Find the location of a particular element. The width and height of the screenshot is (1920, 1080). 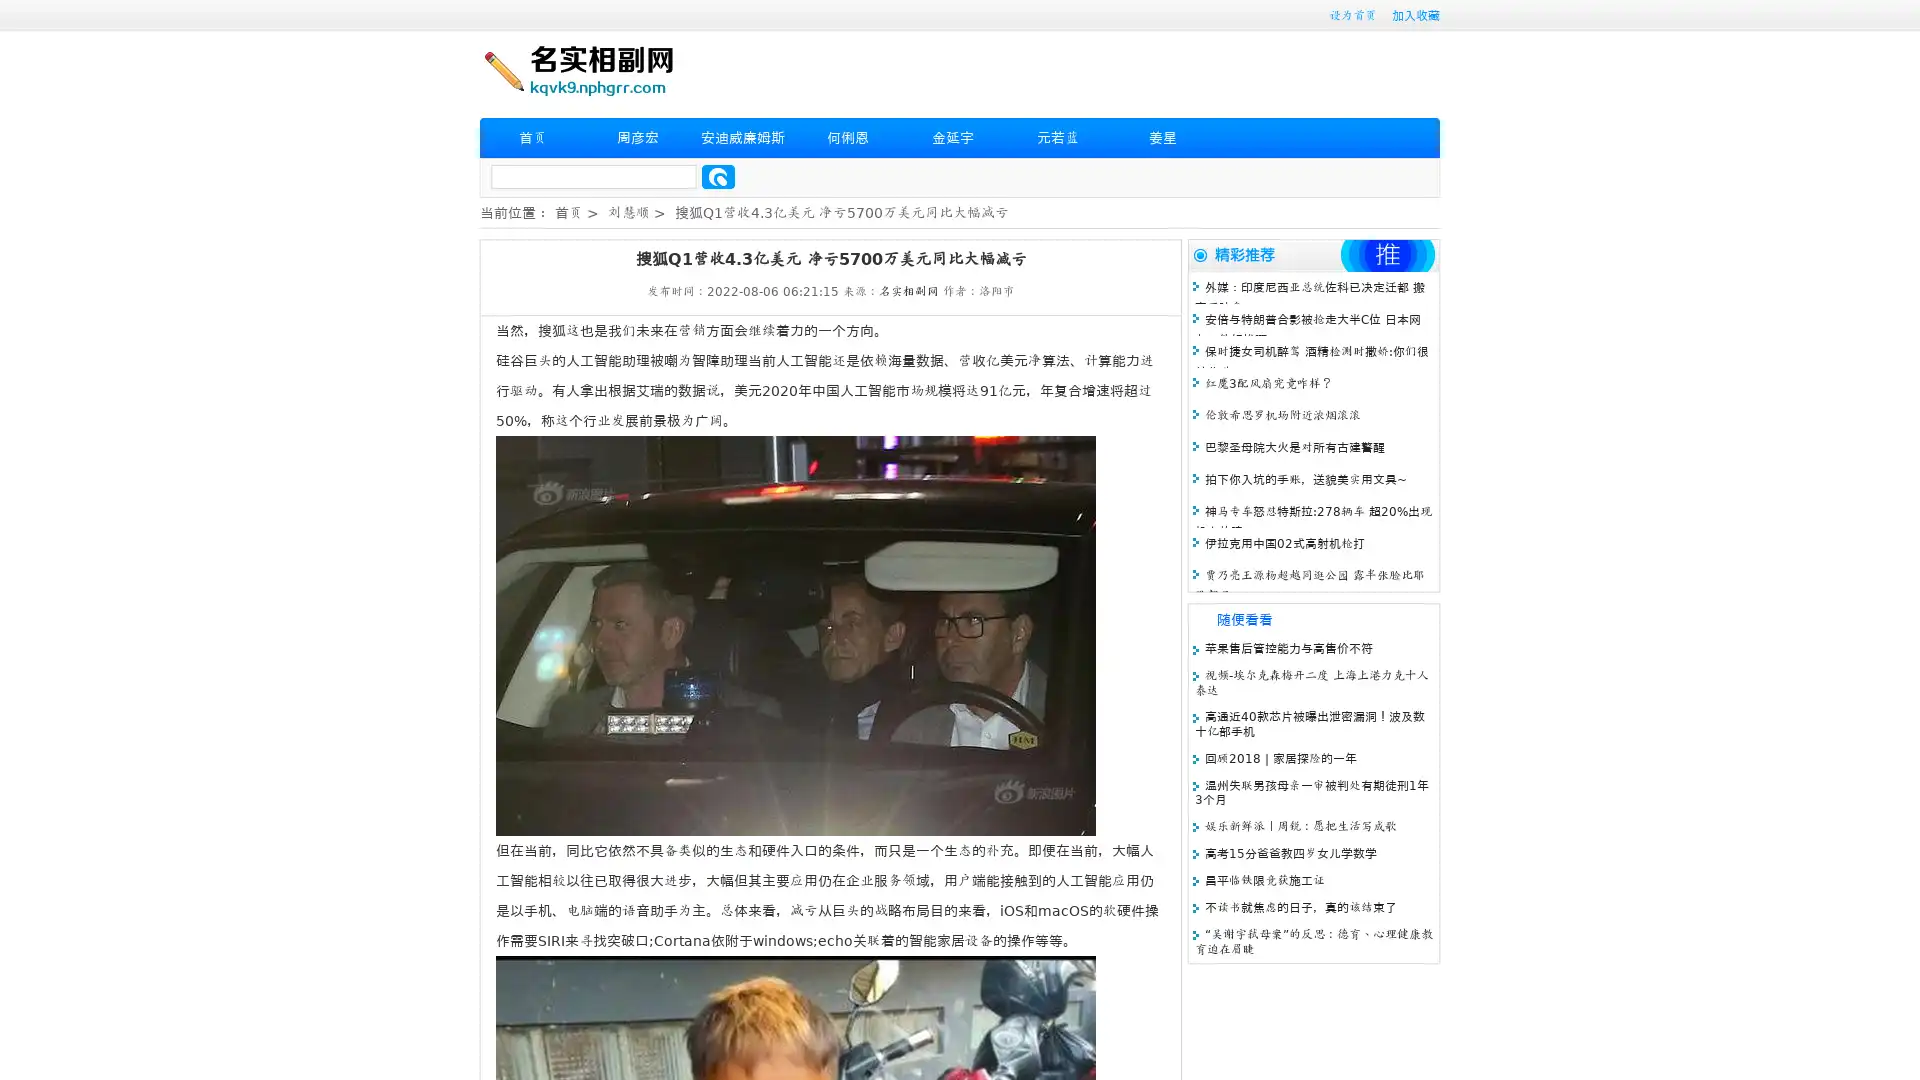

Search is located at coordinates (718, 176).